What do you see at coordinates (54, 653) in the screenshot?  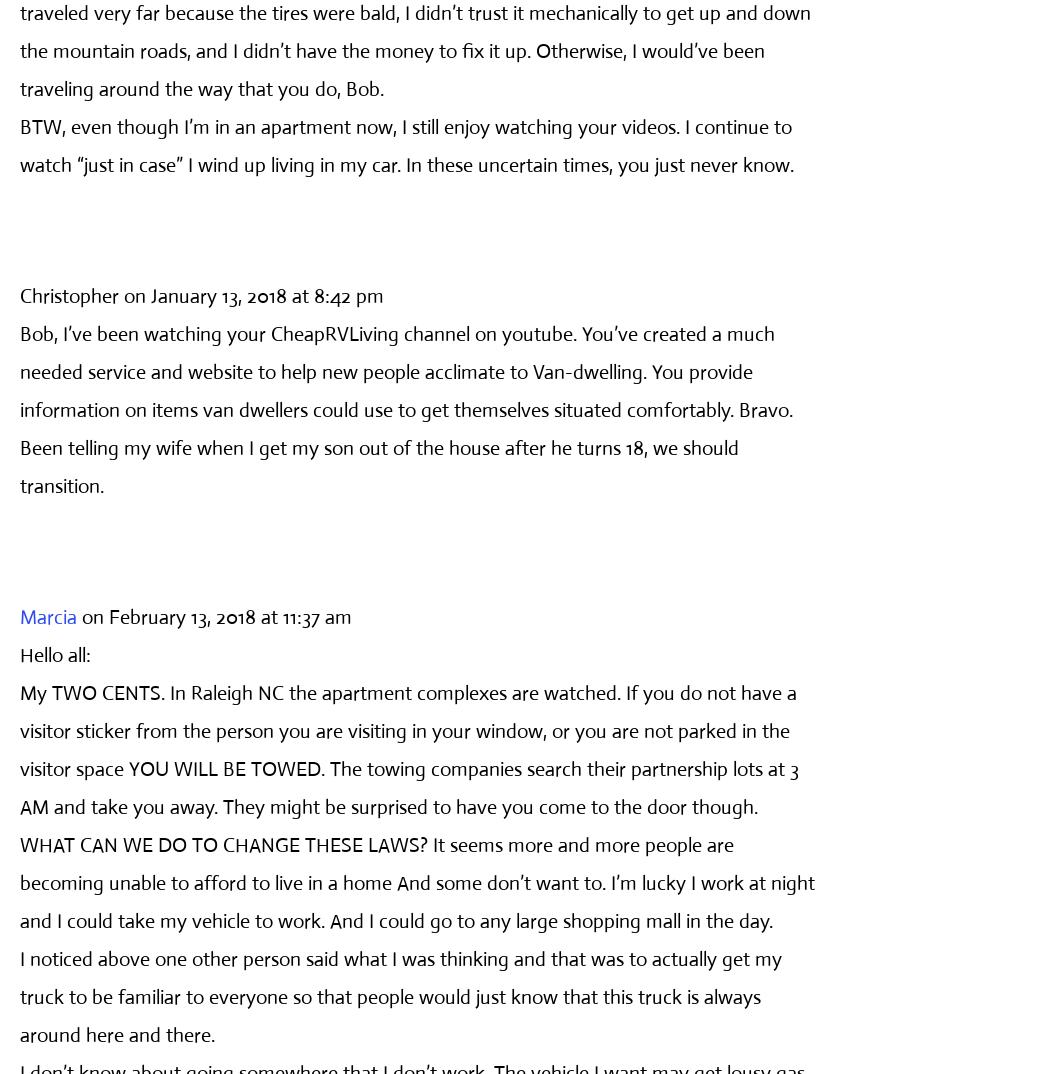 I see `'Hello all:'` at bounding box center [54, 653].